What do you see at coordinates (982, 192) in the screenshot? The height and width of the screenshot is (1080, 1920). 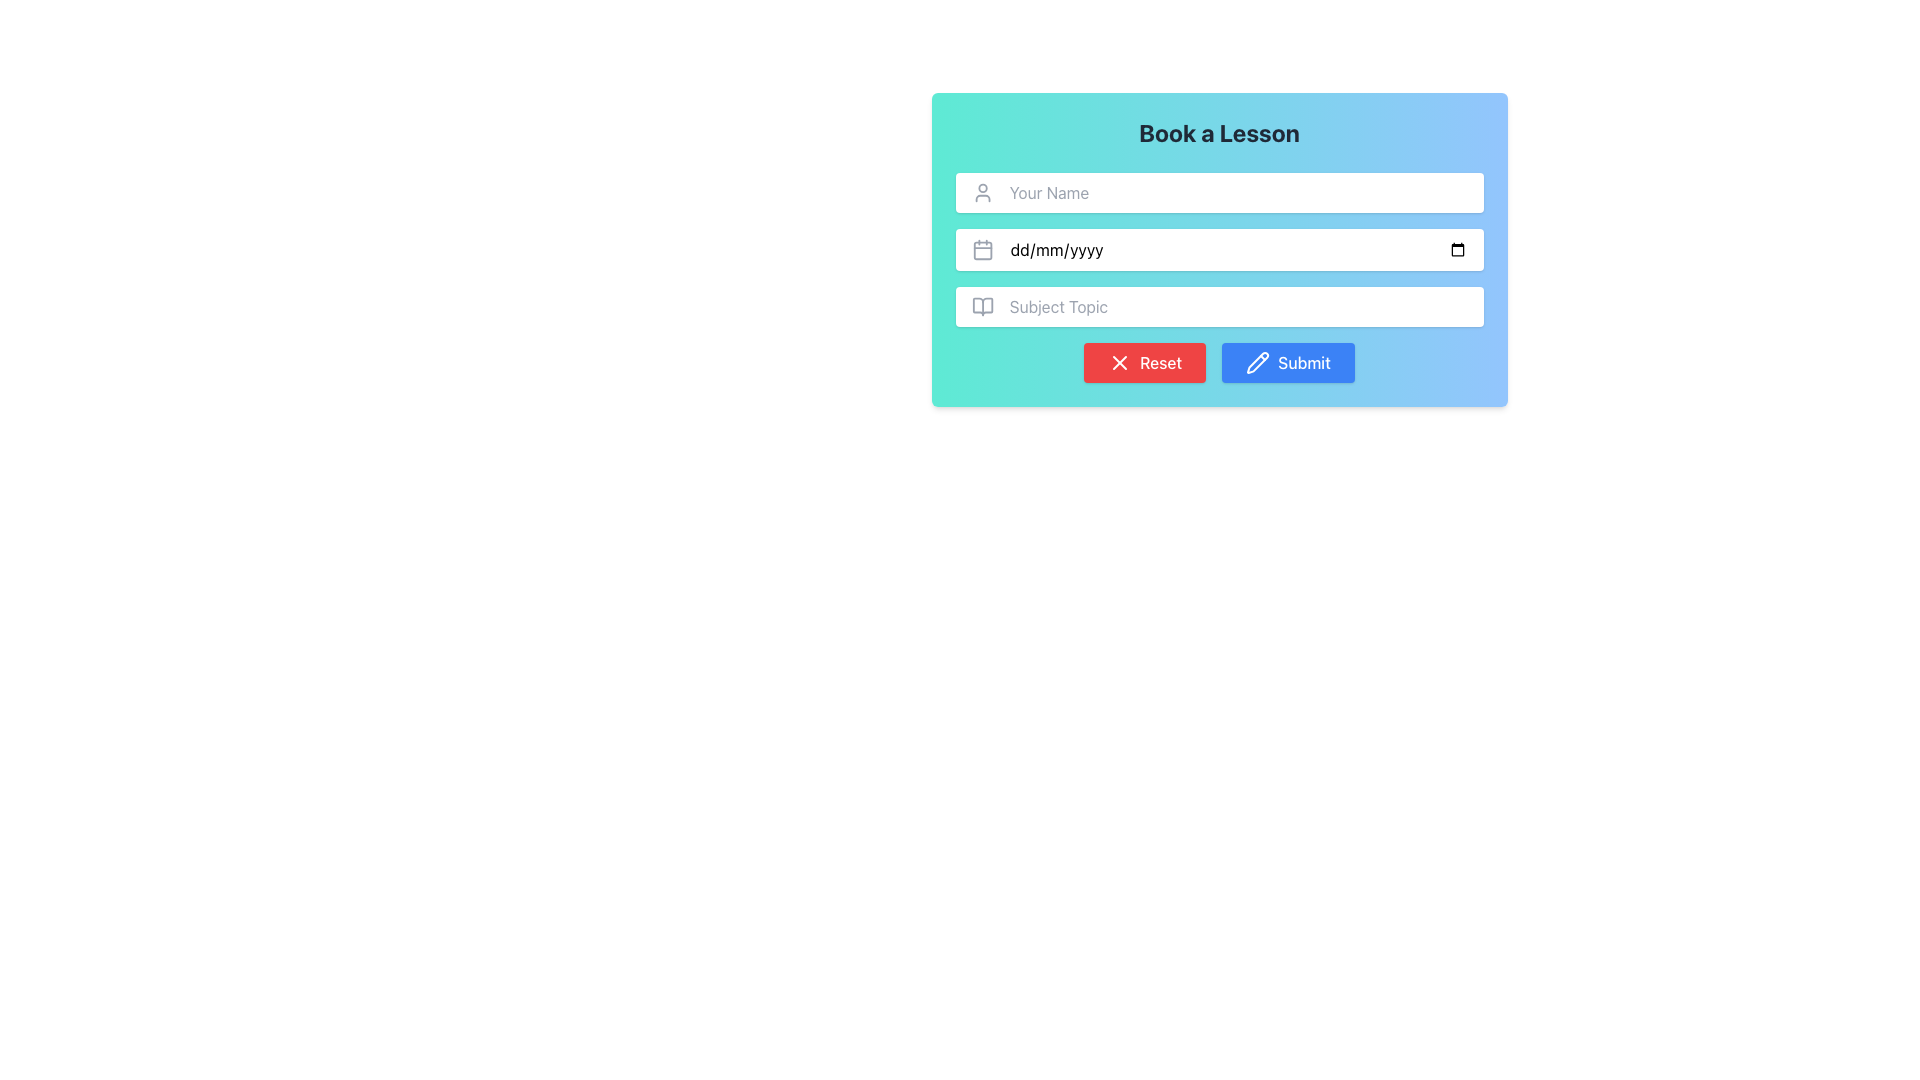 I see `the decorative icon representing the input field for 'Your Name' in the 'Book a Lesson' interface` at bounding box center [982, 192].